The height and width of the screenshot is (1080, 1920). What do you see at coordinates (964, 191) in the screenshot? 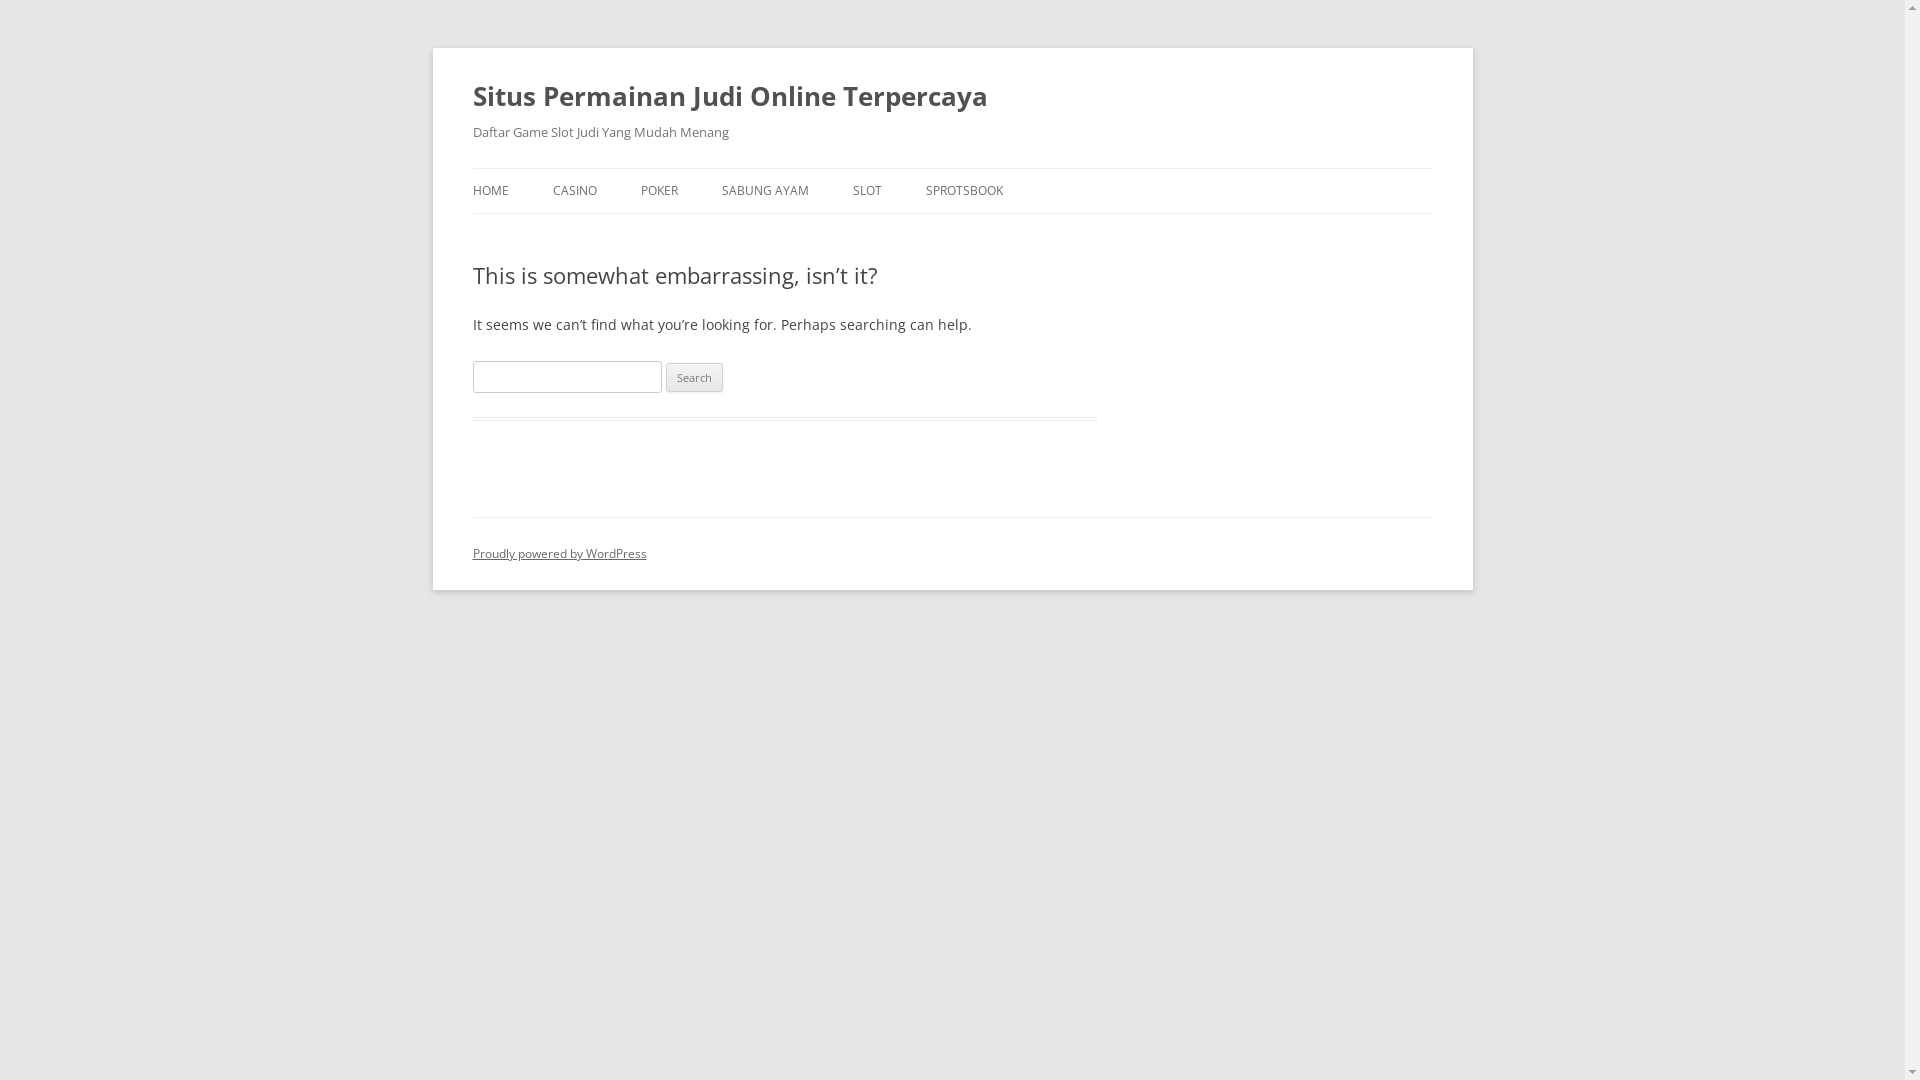
I see `'SPROTSBOOK'` at bounding box center [964, 191].